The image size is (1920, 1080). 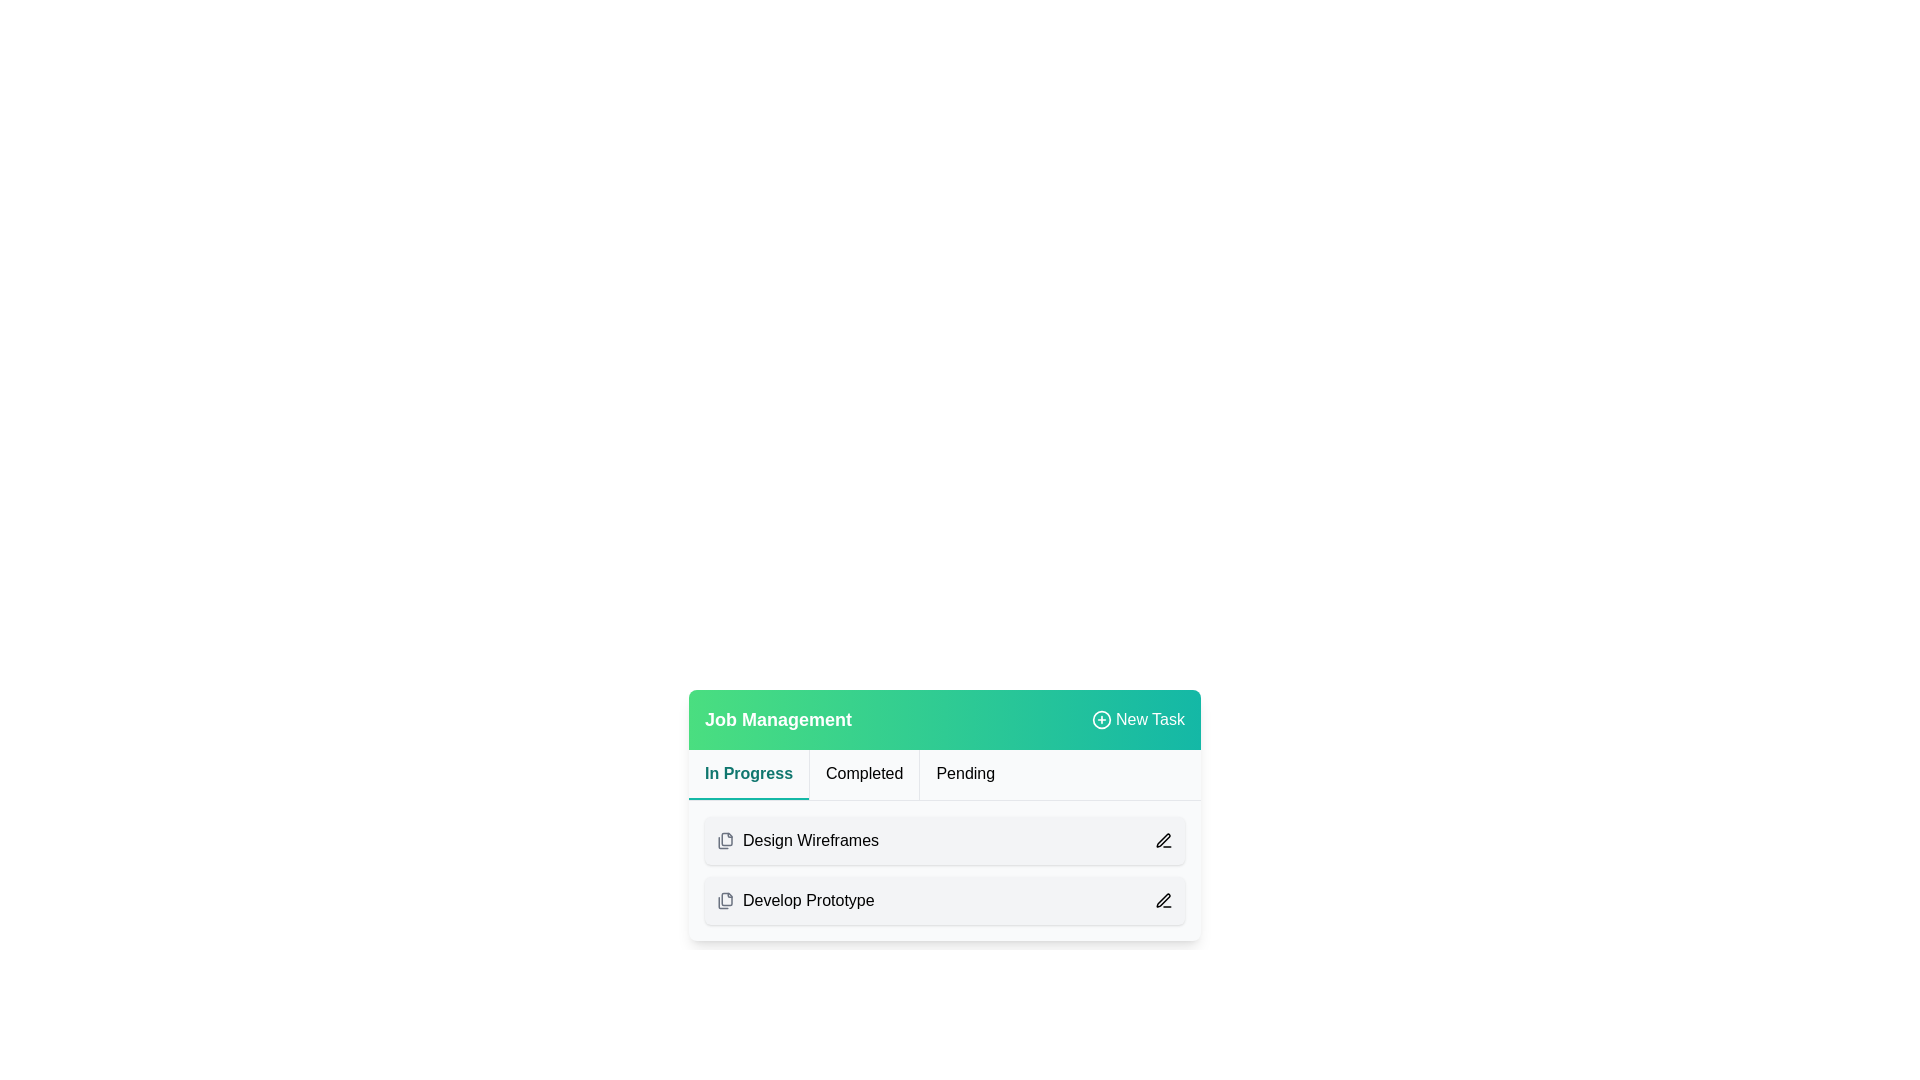 I want to click on the text label displaying 'Develop Prototype', which is the second item in the 'In Progress' category of the task management interface, so click(x=808, y=901).